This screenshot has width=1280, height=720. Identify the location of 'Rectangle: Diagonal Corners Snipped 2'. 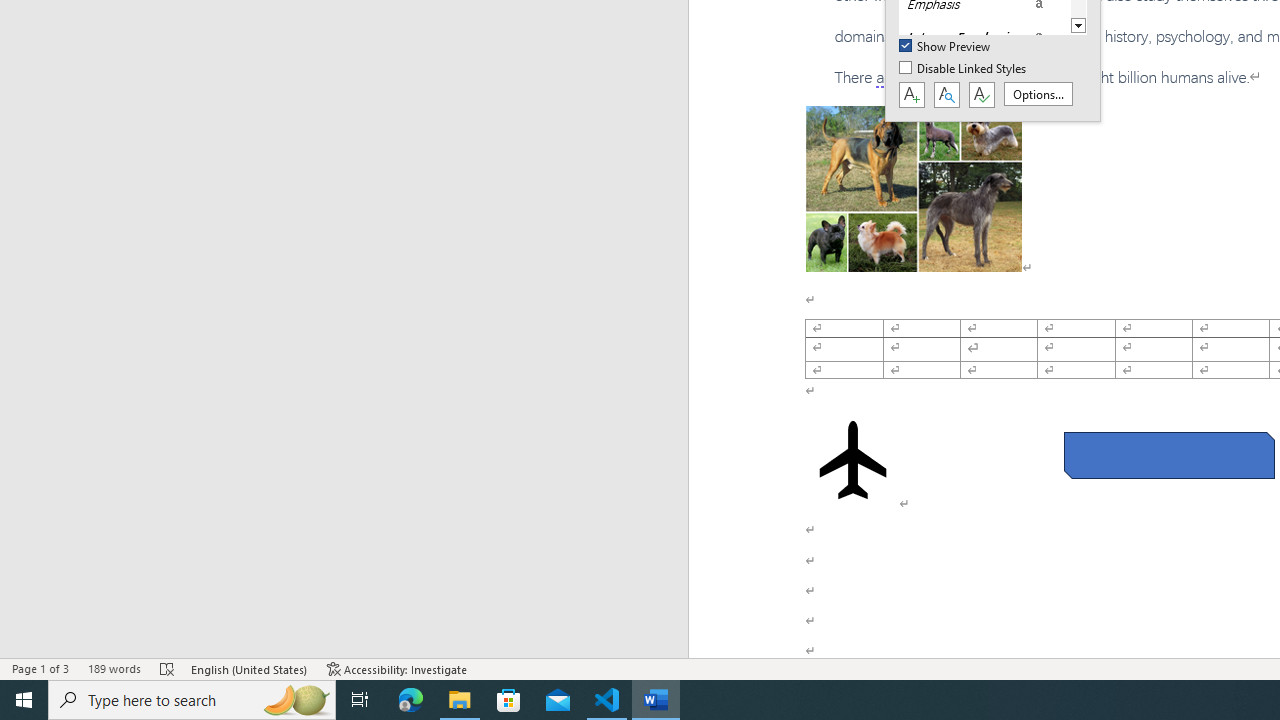
(1169, 455).